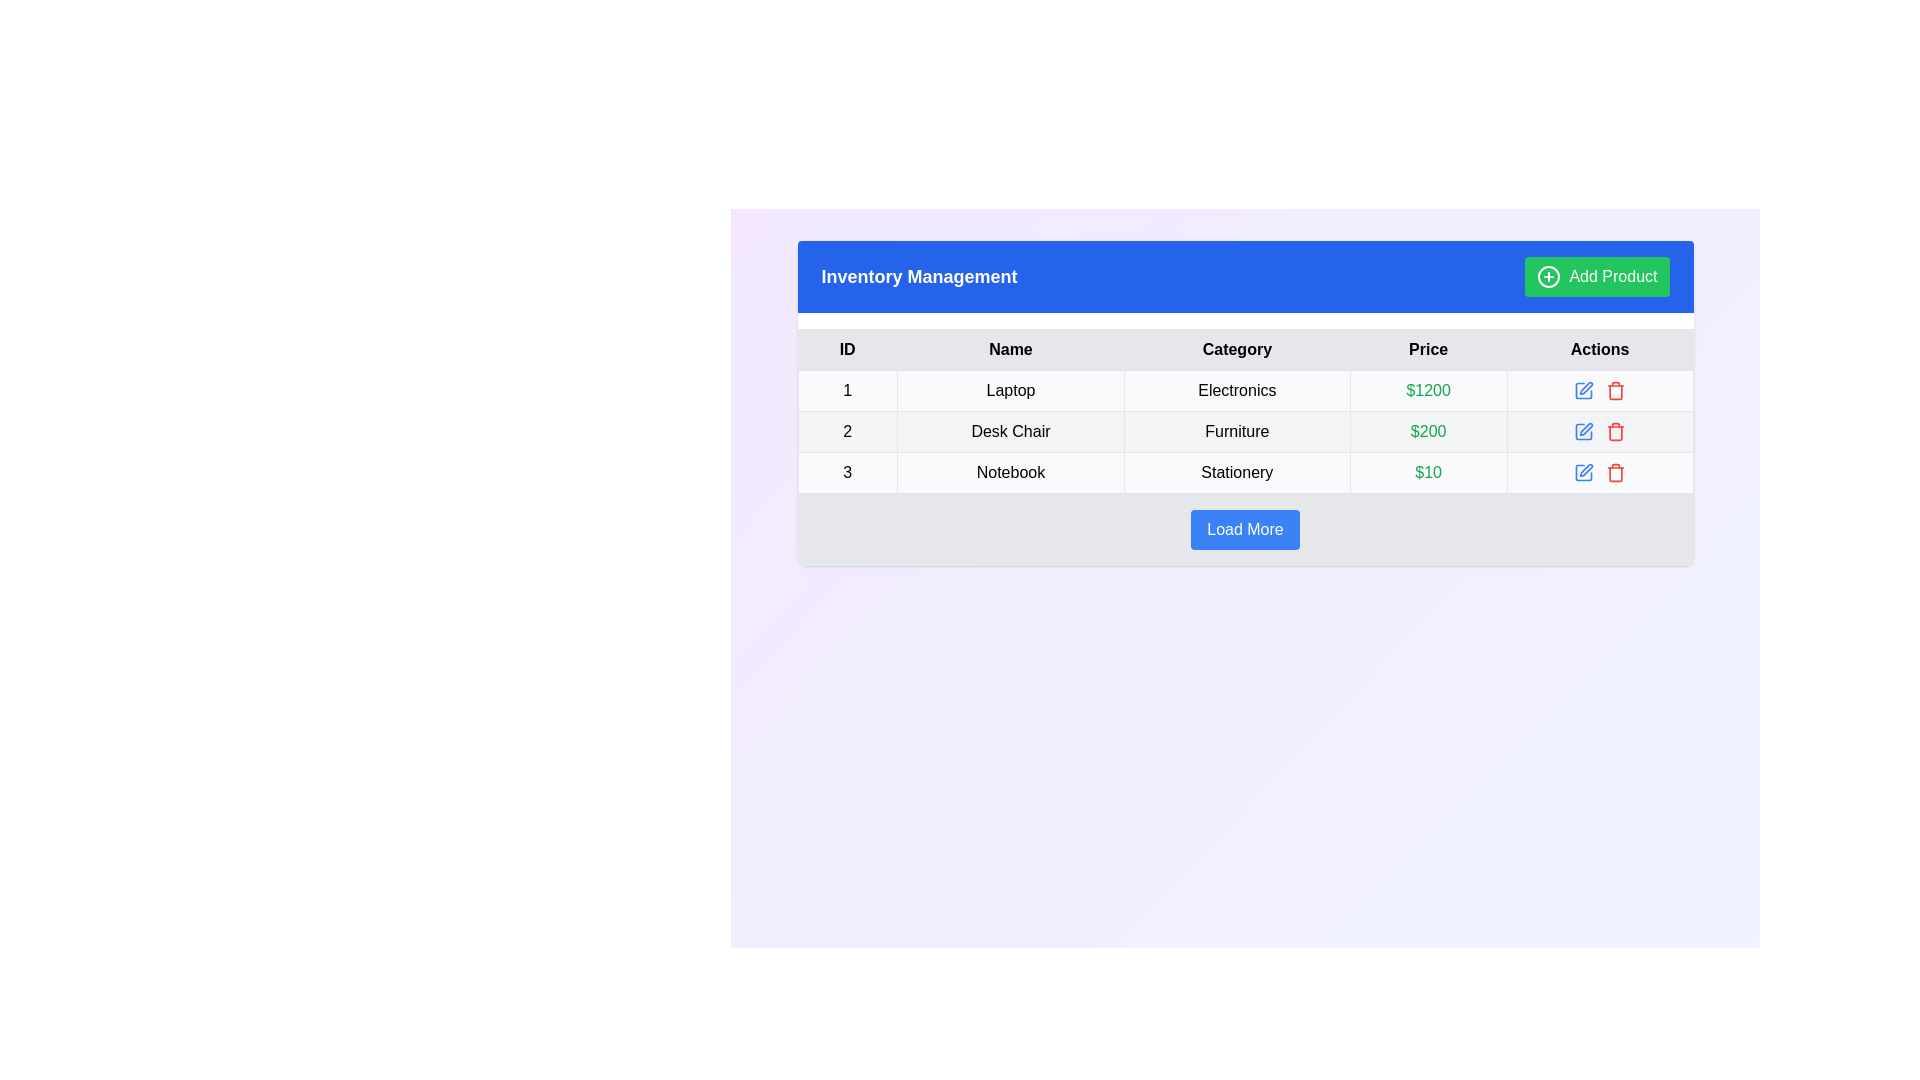  Describe the element at coordinates (1585, 470) in the screenshot. I see `the Edit button icon in the Actions column of the third row` at that location.